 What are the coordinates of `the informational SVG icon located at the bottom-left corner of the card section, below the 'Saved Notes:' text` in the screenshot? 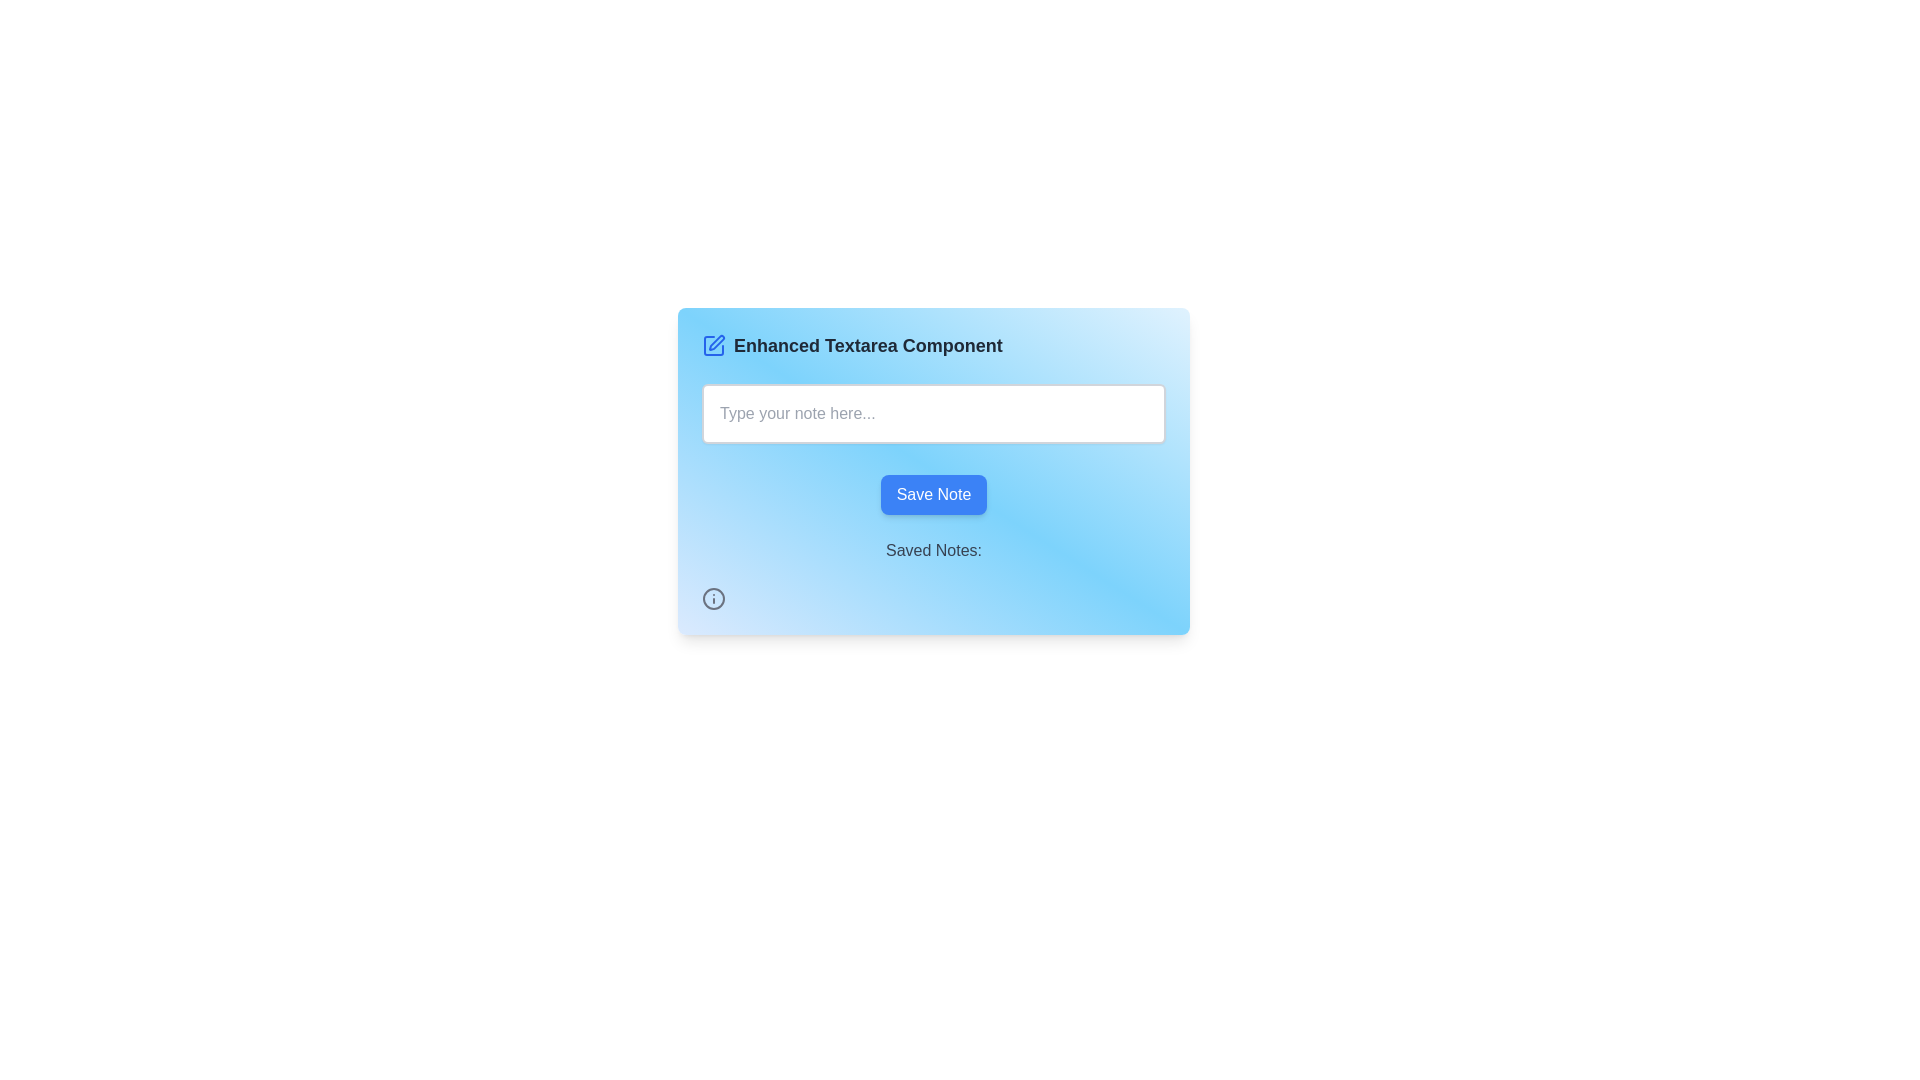 It's located at (714, 597).